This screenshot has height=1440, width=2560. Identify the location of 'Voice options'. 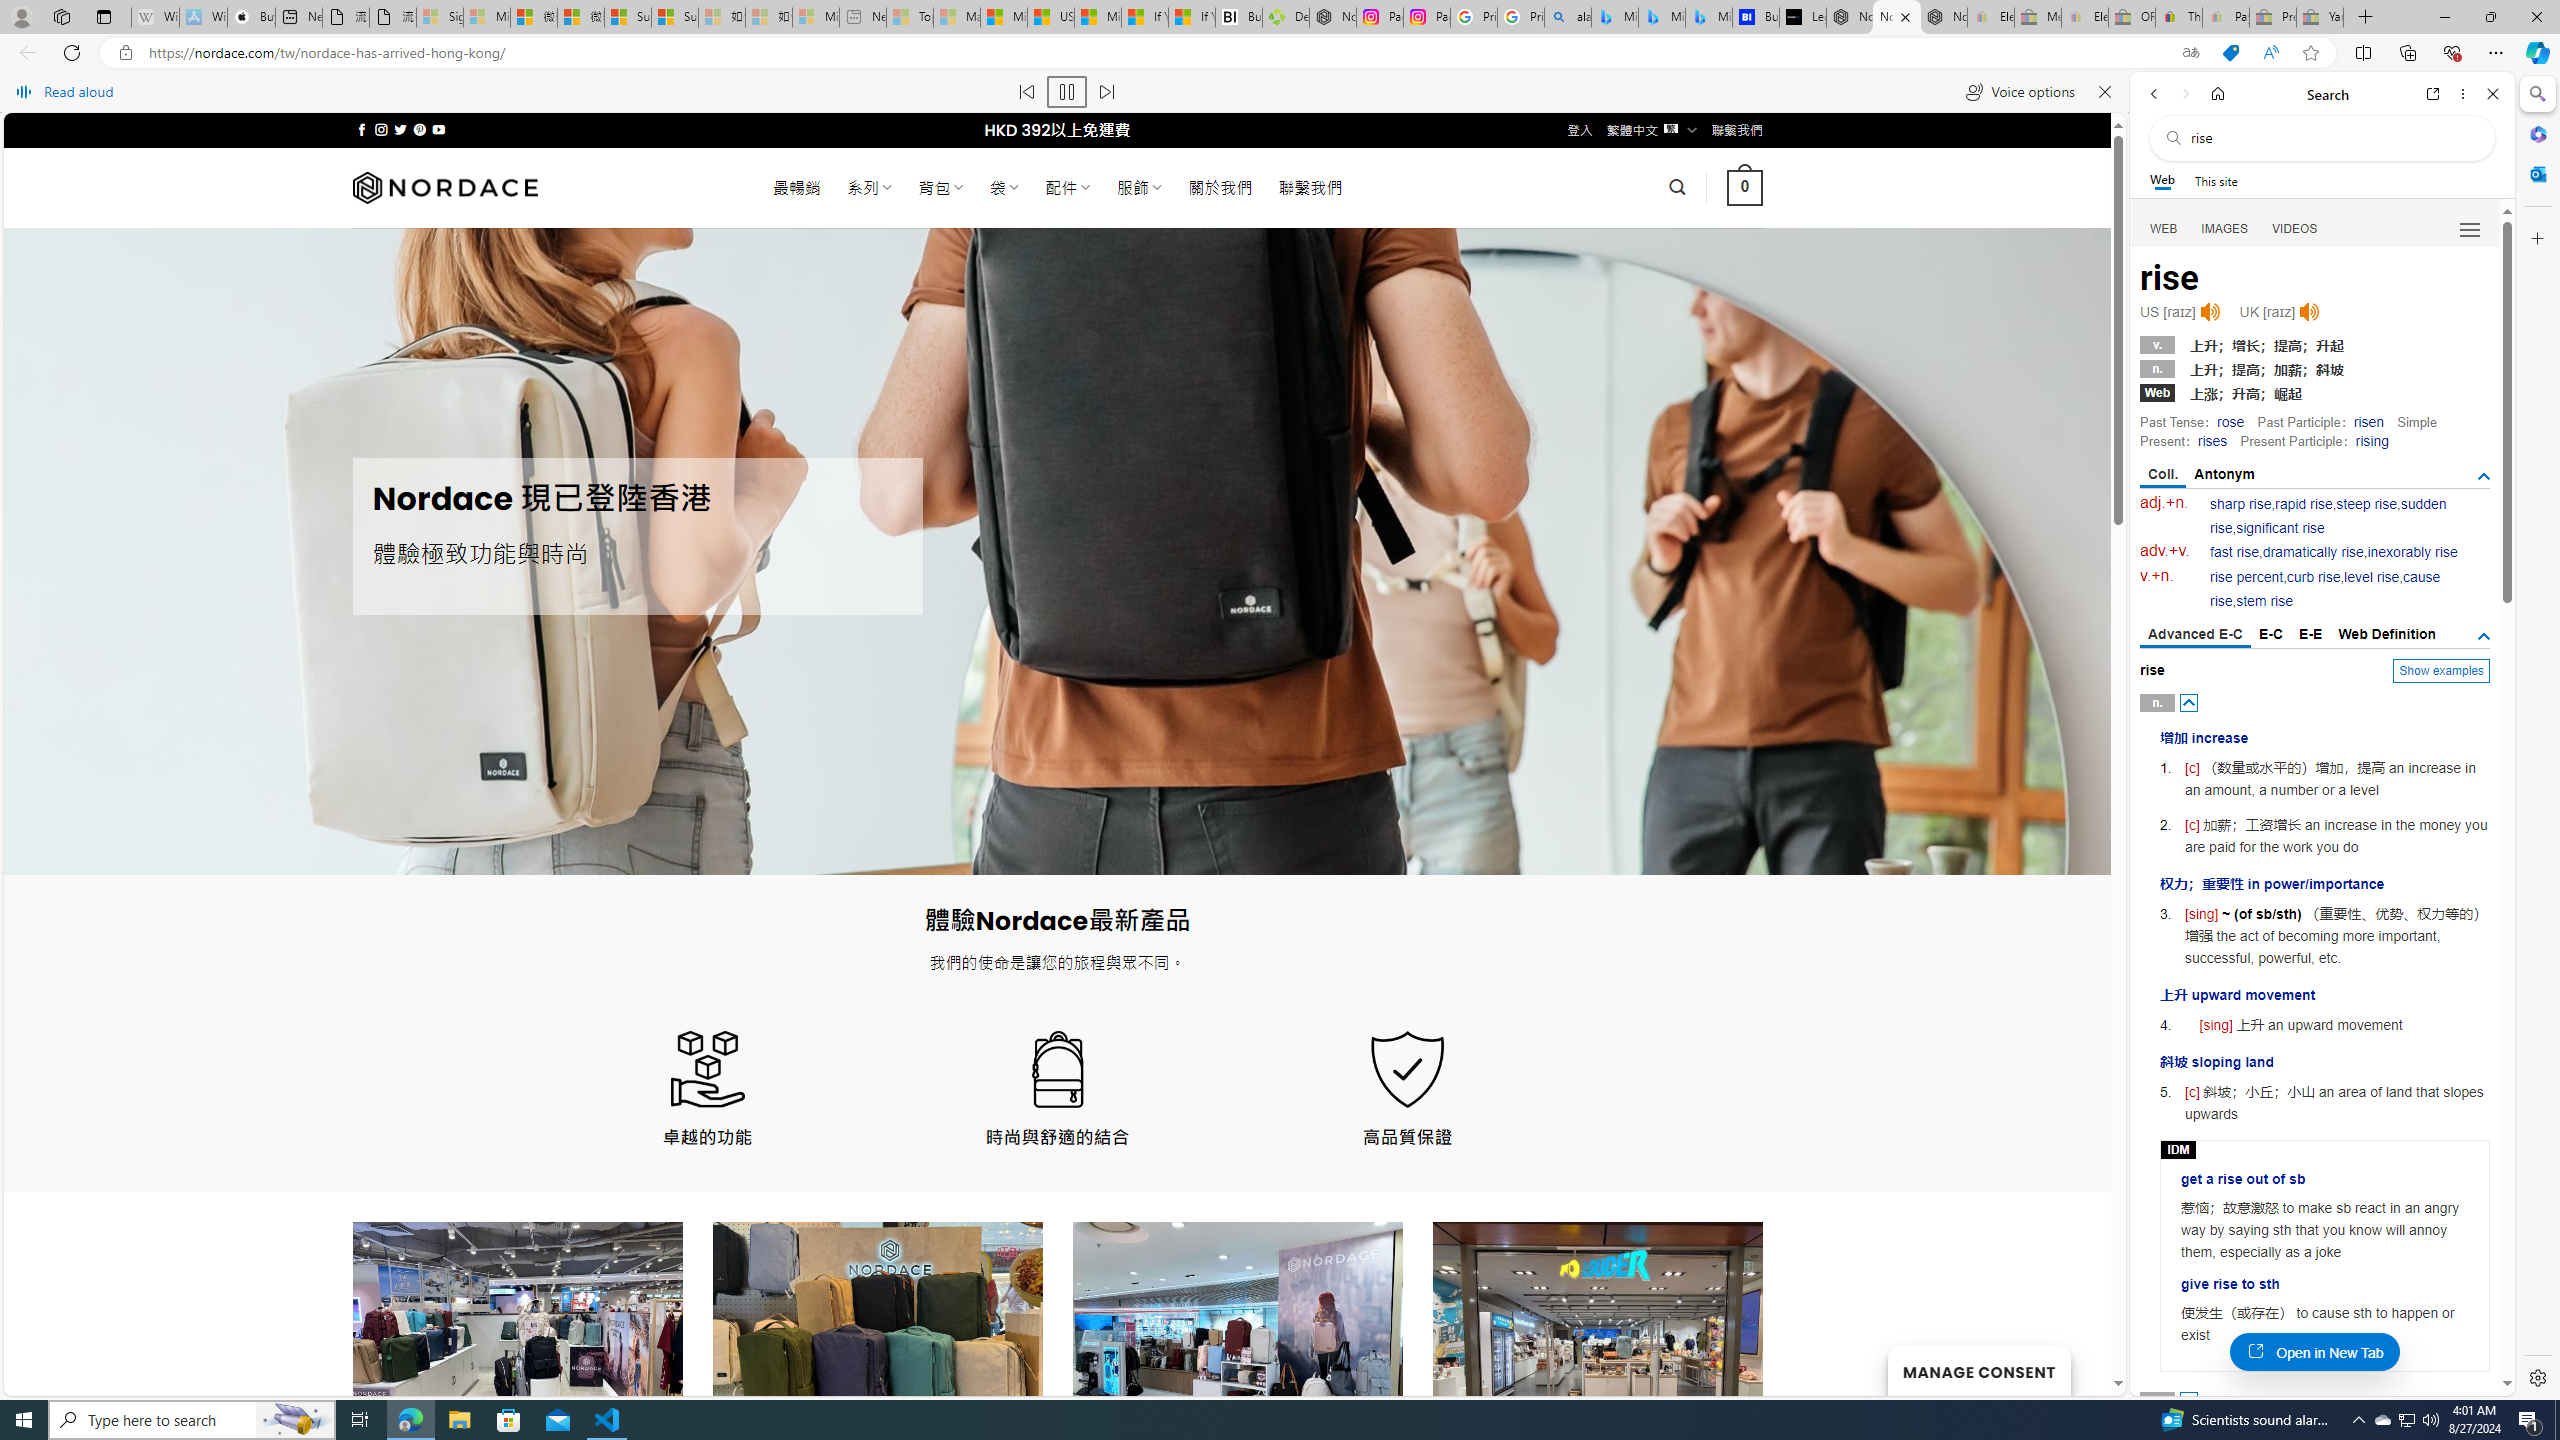
(2021, 91).